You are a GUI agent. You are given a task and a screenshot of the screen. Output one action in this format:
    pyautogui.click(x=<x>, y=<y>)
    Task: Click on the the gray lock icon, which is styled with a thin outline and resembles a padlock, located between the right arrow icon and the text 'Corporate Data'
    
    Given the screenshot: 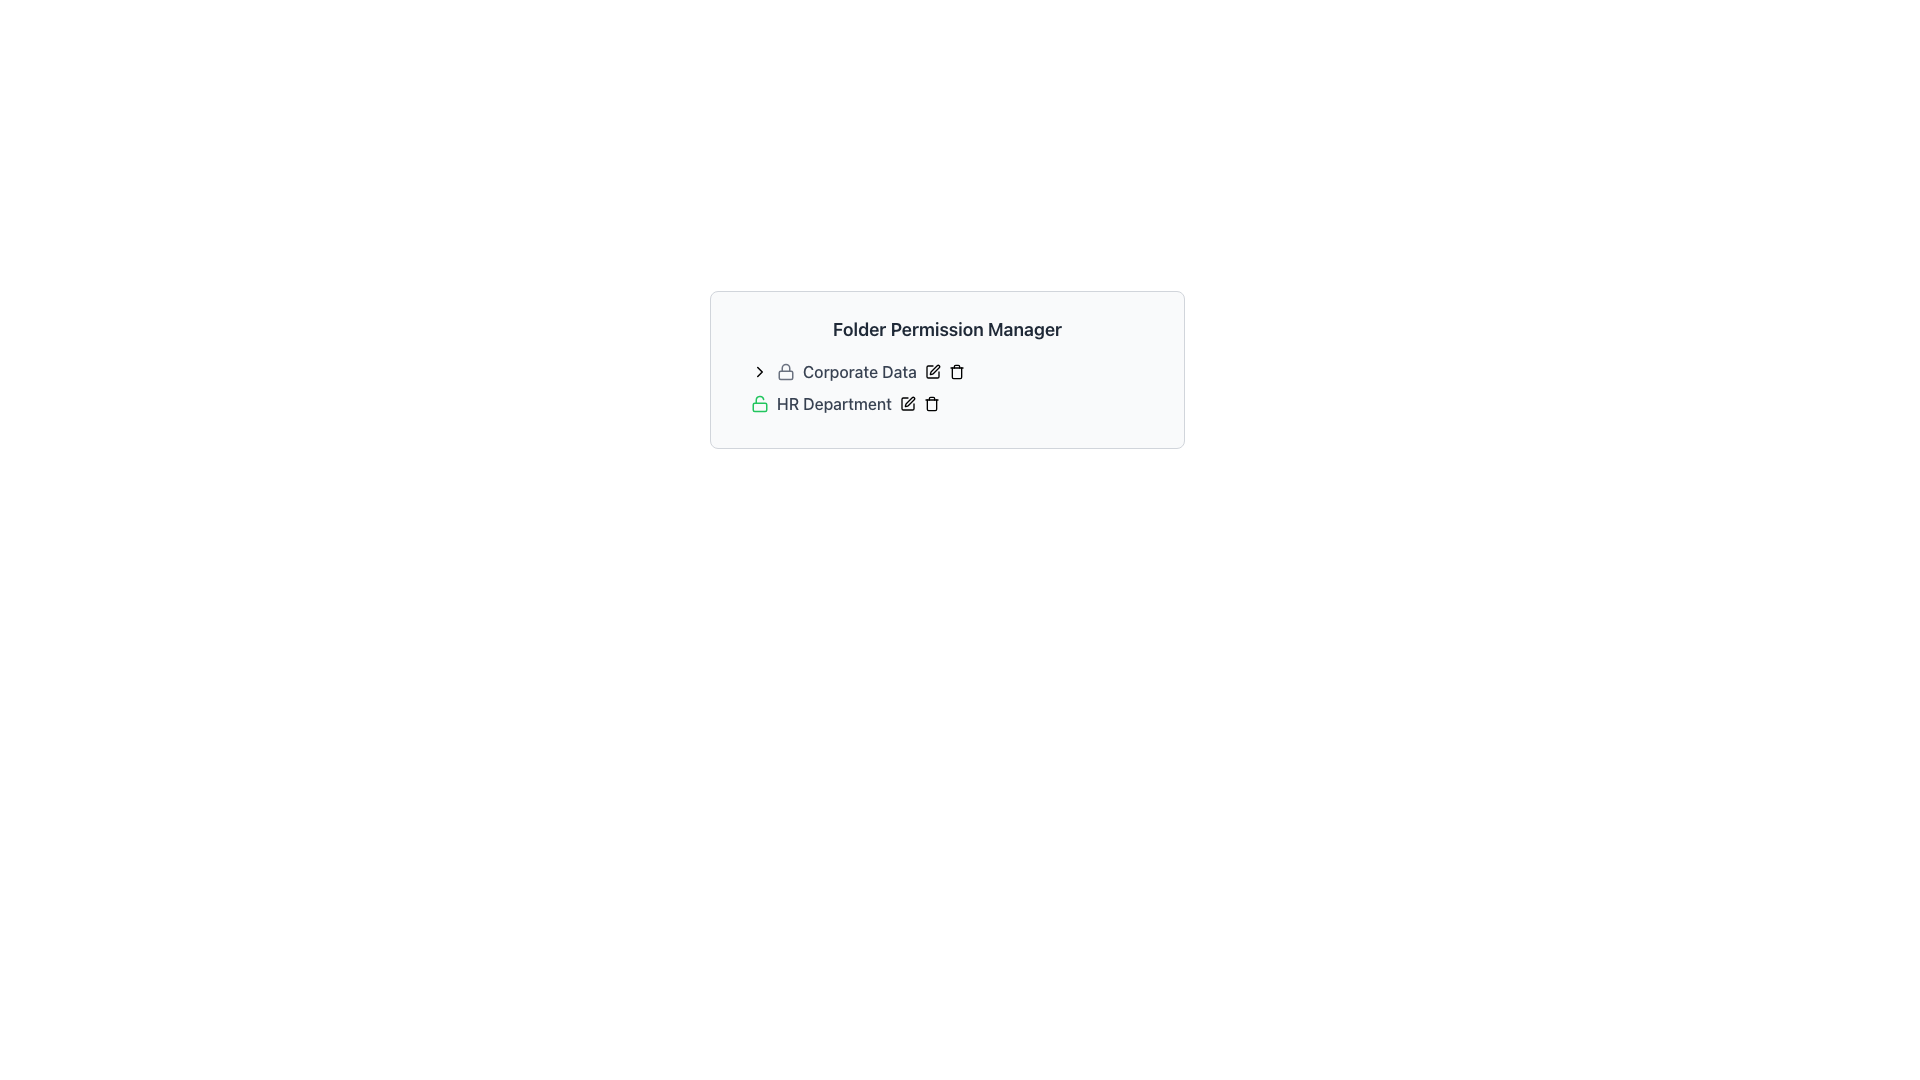 What is the action you would take?
    pyautogui.click(x=785, y=371)
    